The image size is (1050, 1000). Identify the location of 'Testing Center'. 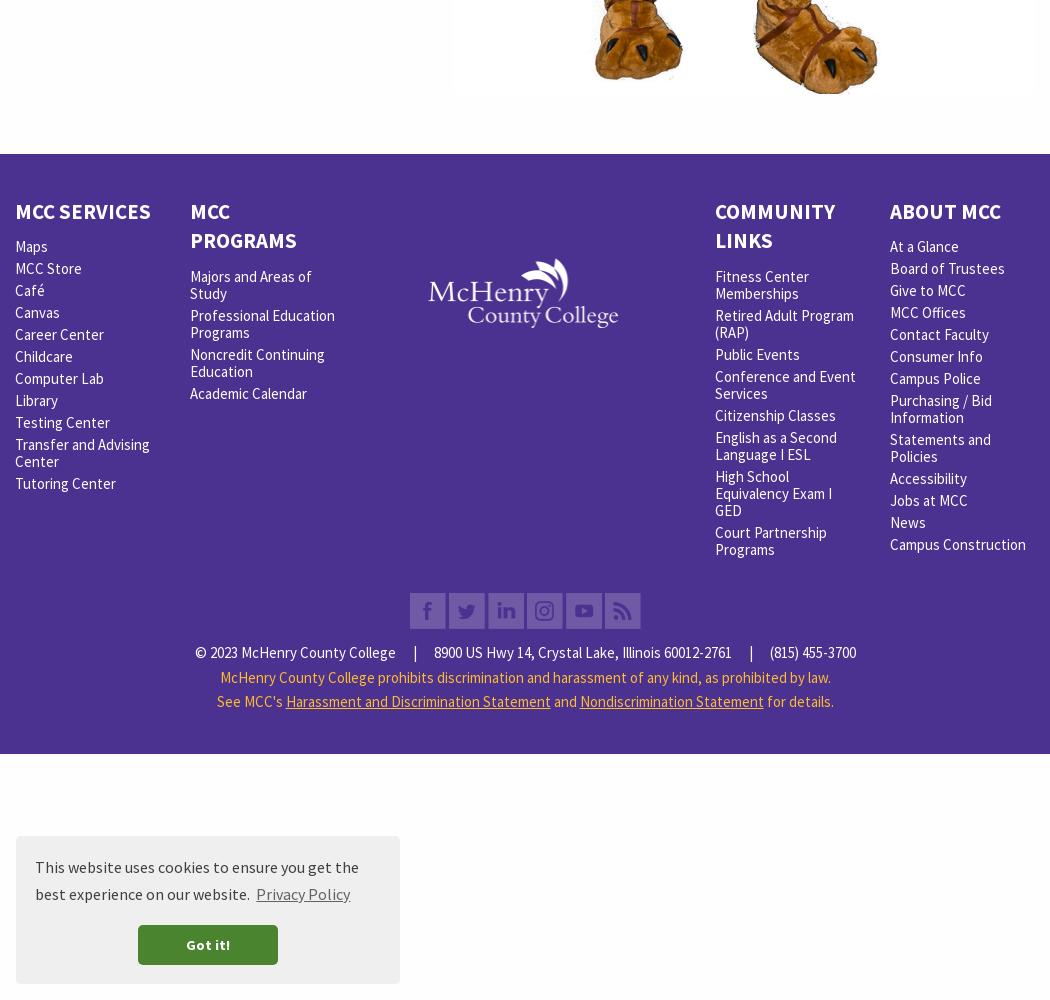
(61, 422).